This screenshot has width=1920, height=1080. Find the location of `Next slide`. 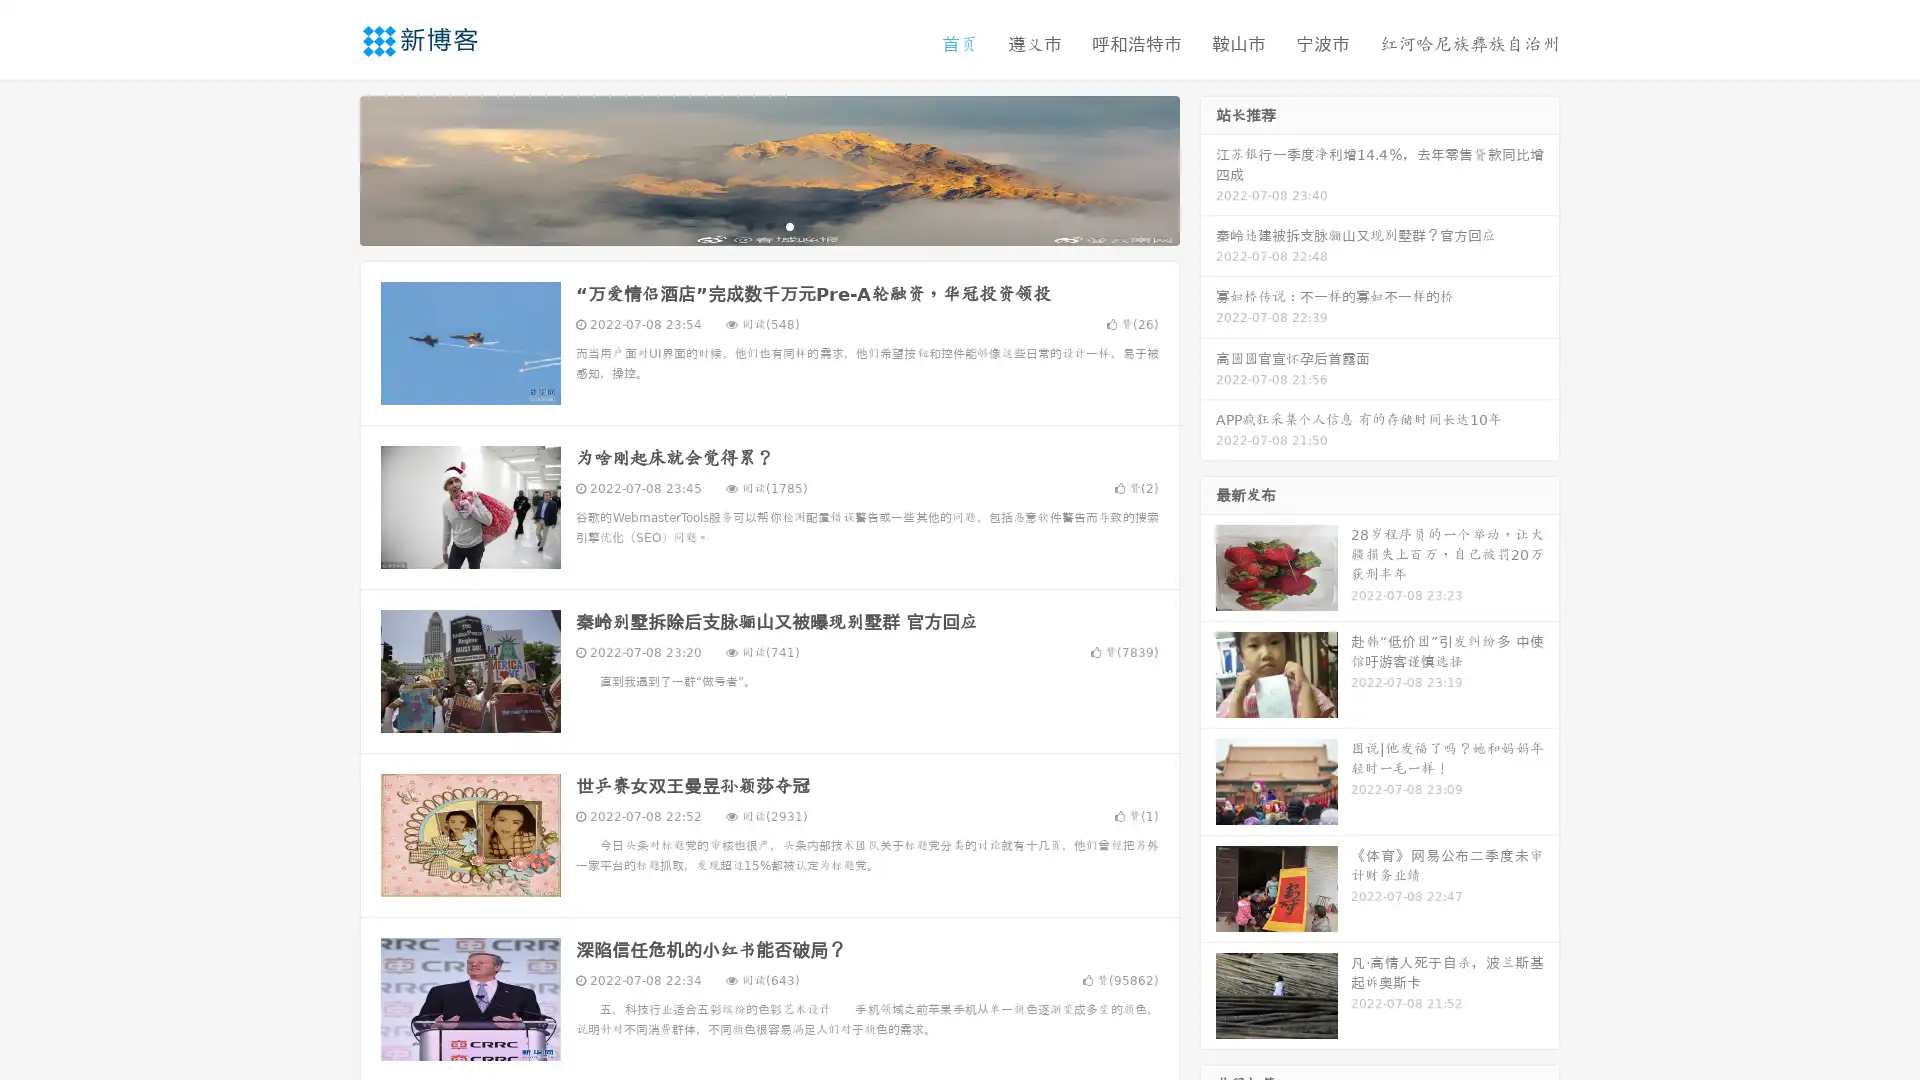

Next slide is located at coordinates (1208, 168).